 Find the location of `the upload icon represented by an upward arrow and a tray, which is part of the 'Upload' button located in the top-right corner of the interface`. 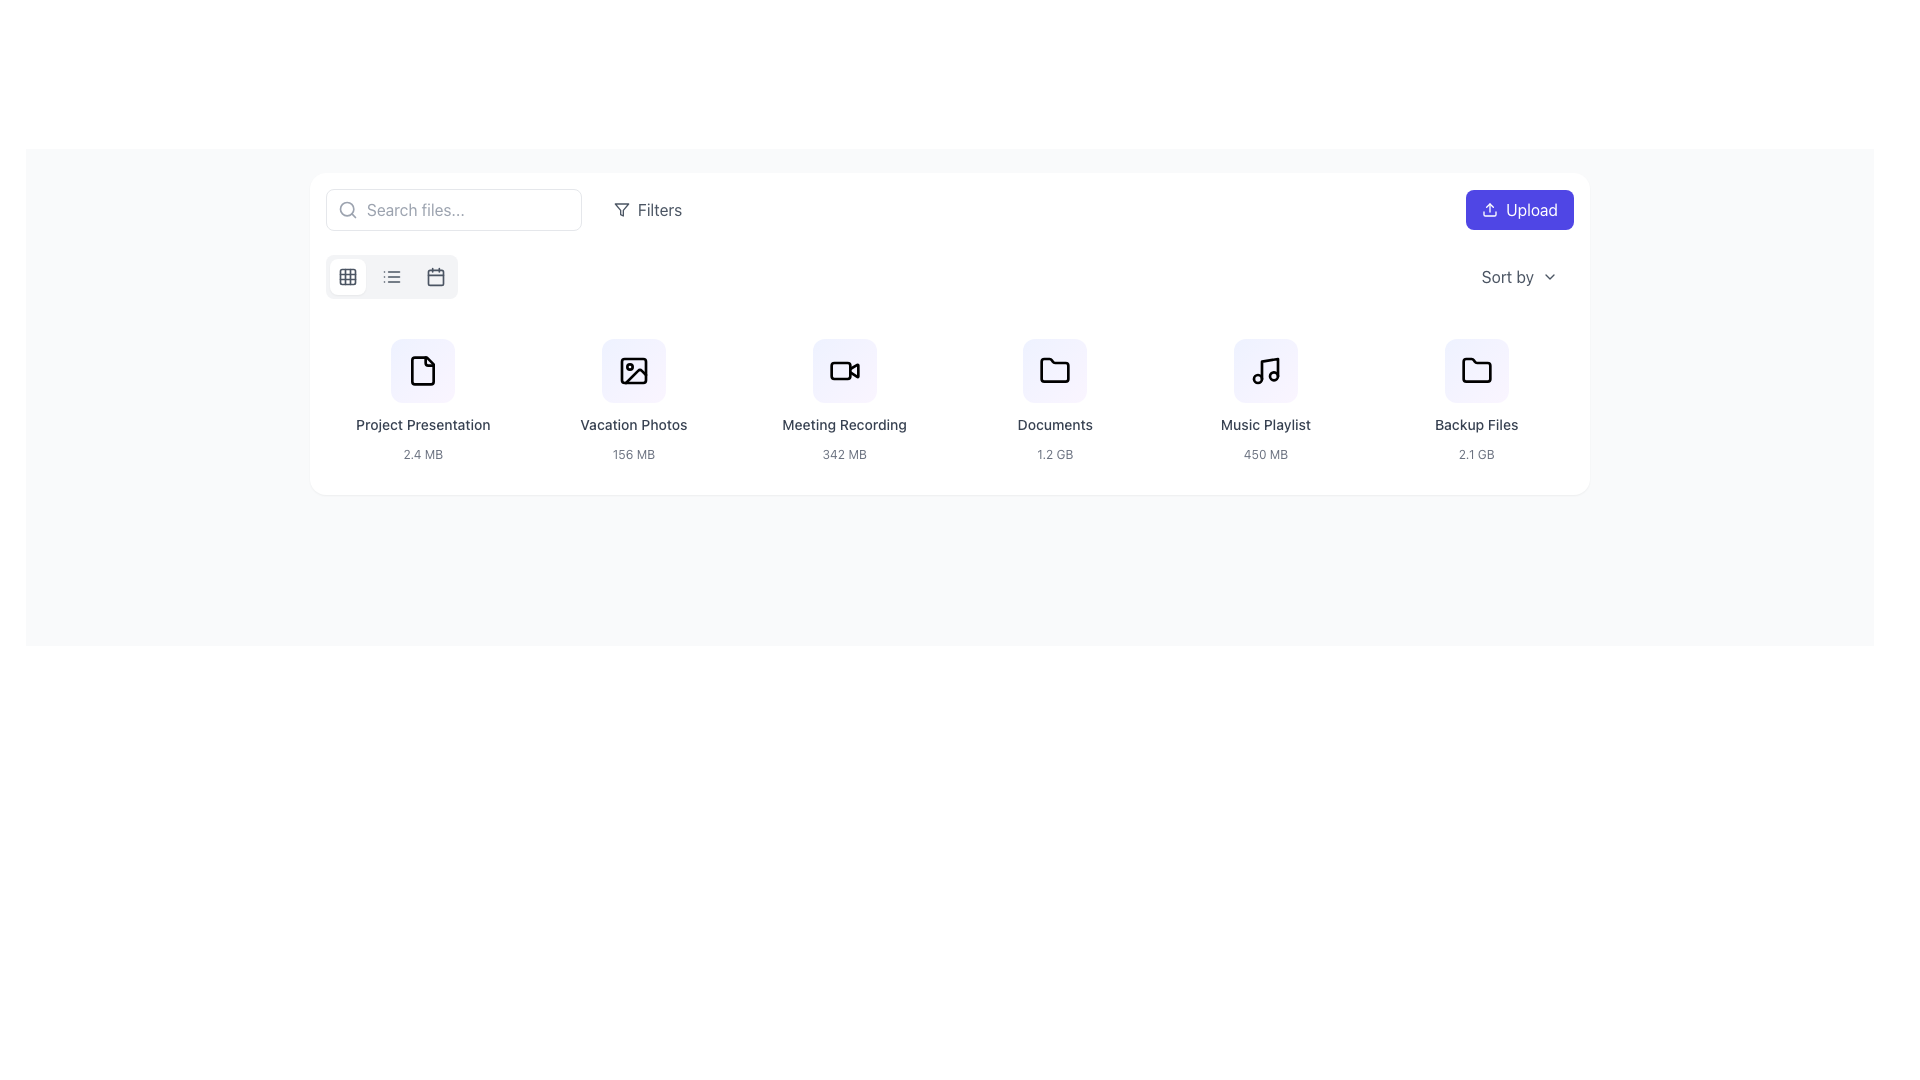

the upload icon represented by an upward arrow and a tray, which is part of the 'Upload' button located in the top-right corner of the interface is located at coordinates (1490, 209).